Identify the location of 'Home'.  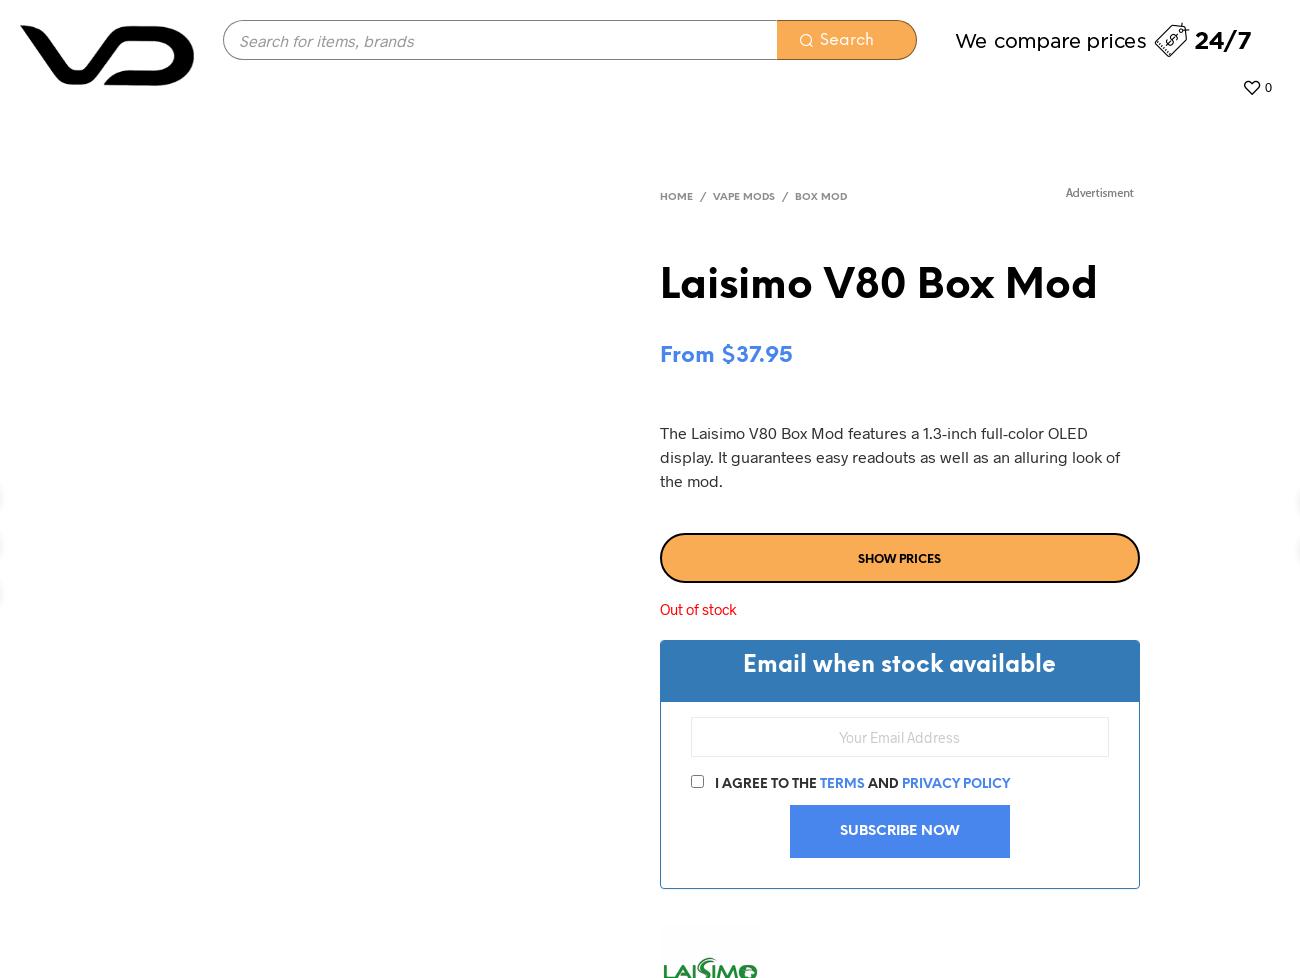
(675, 197).